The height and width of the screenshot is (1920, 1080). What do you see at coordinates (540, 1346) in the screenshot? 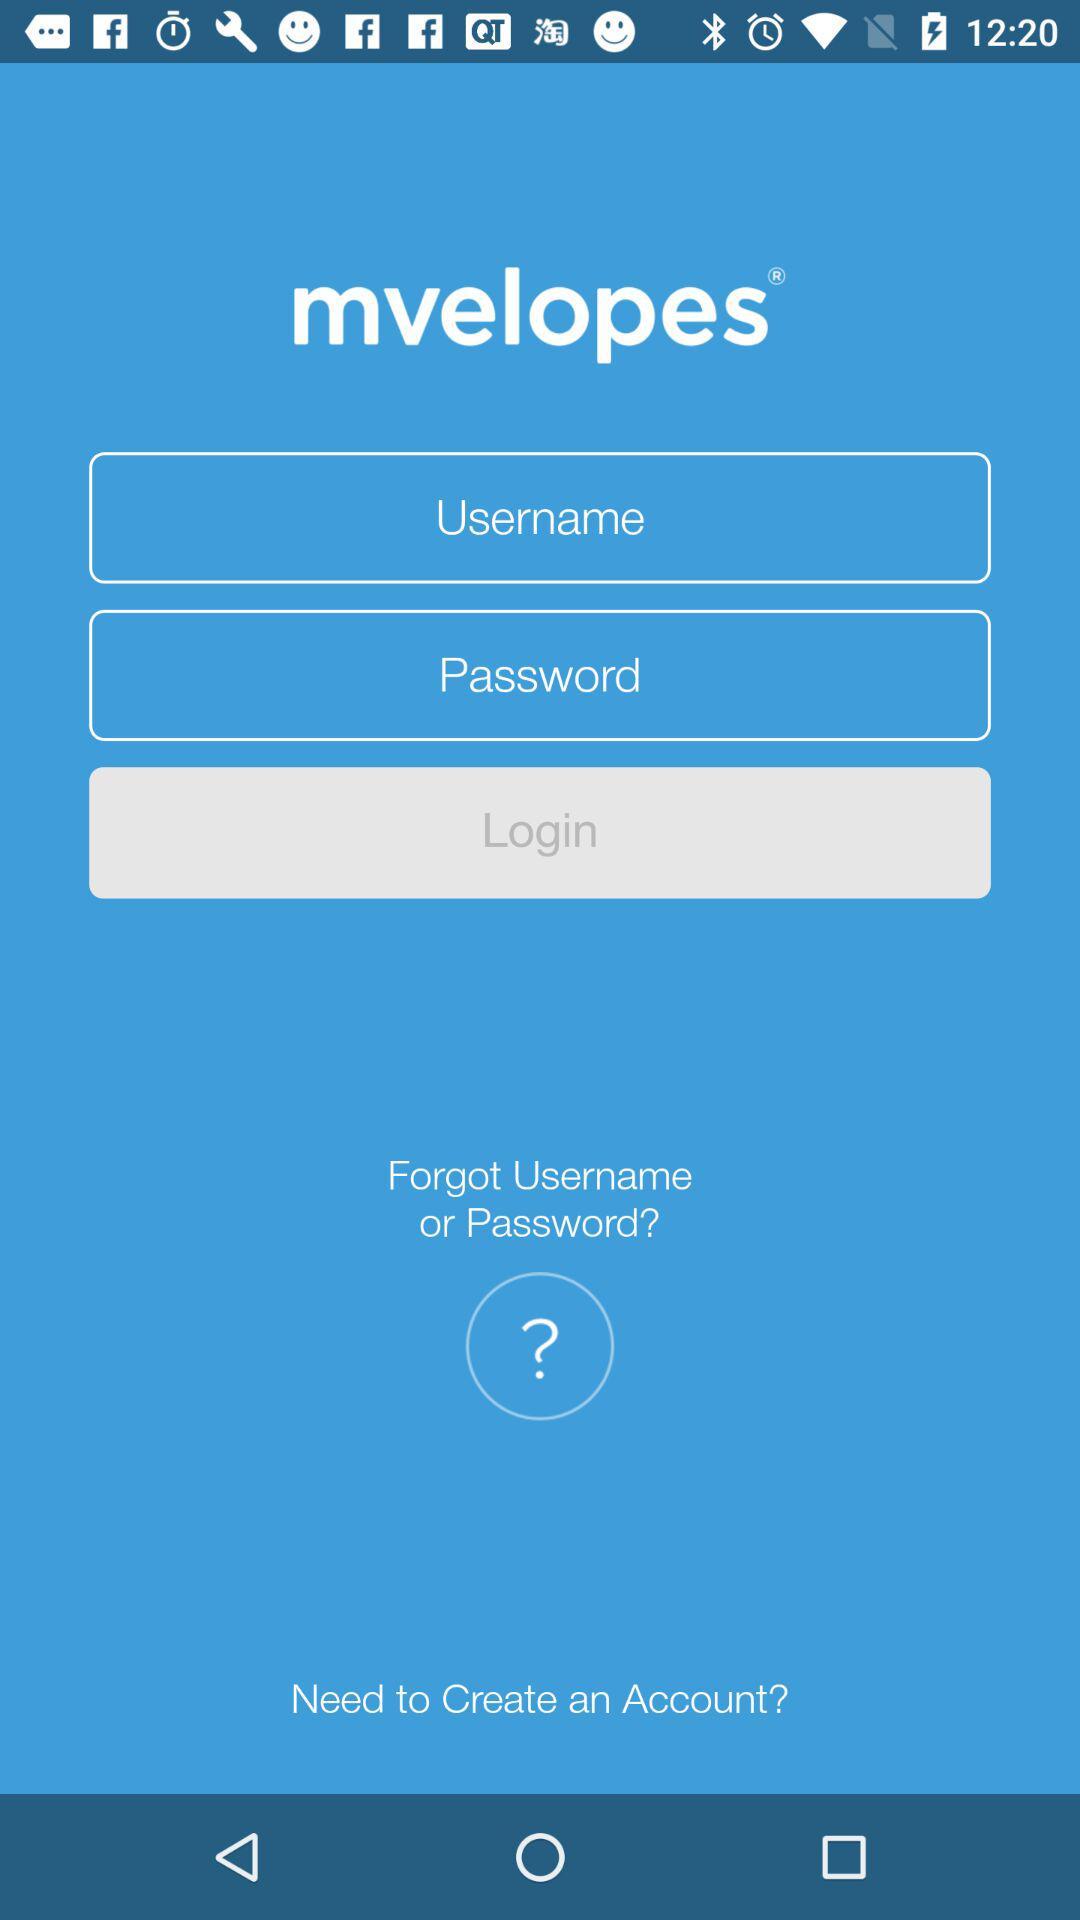
I see `in case of forgotten username or password` at bounding box center [540, 1346].